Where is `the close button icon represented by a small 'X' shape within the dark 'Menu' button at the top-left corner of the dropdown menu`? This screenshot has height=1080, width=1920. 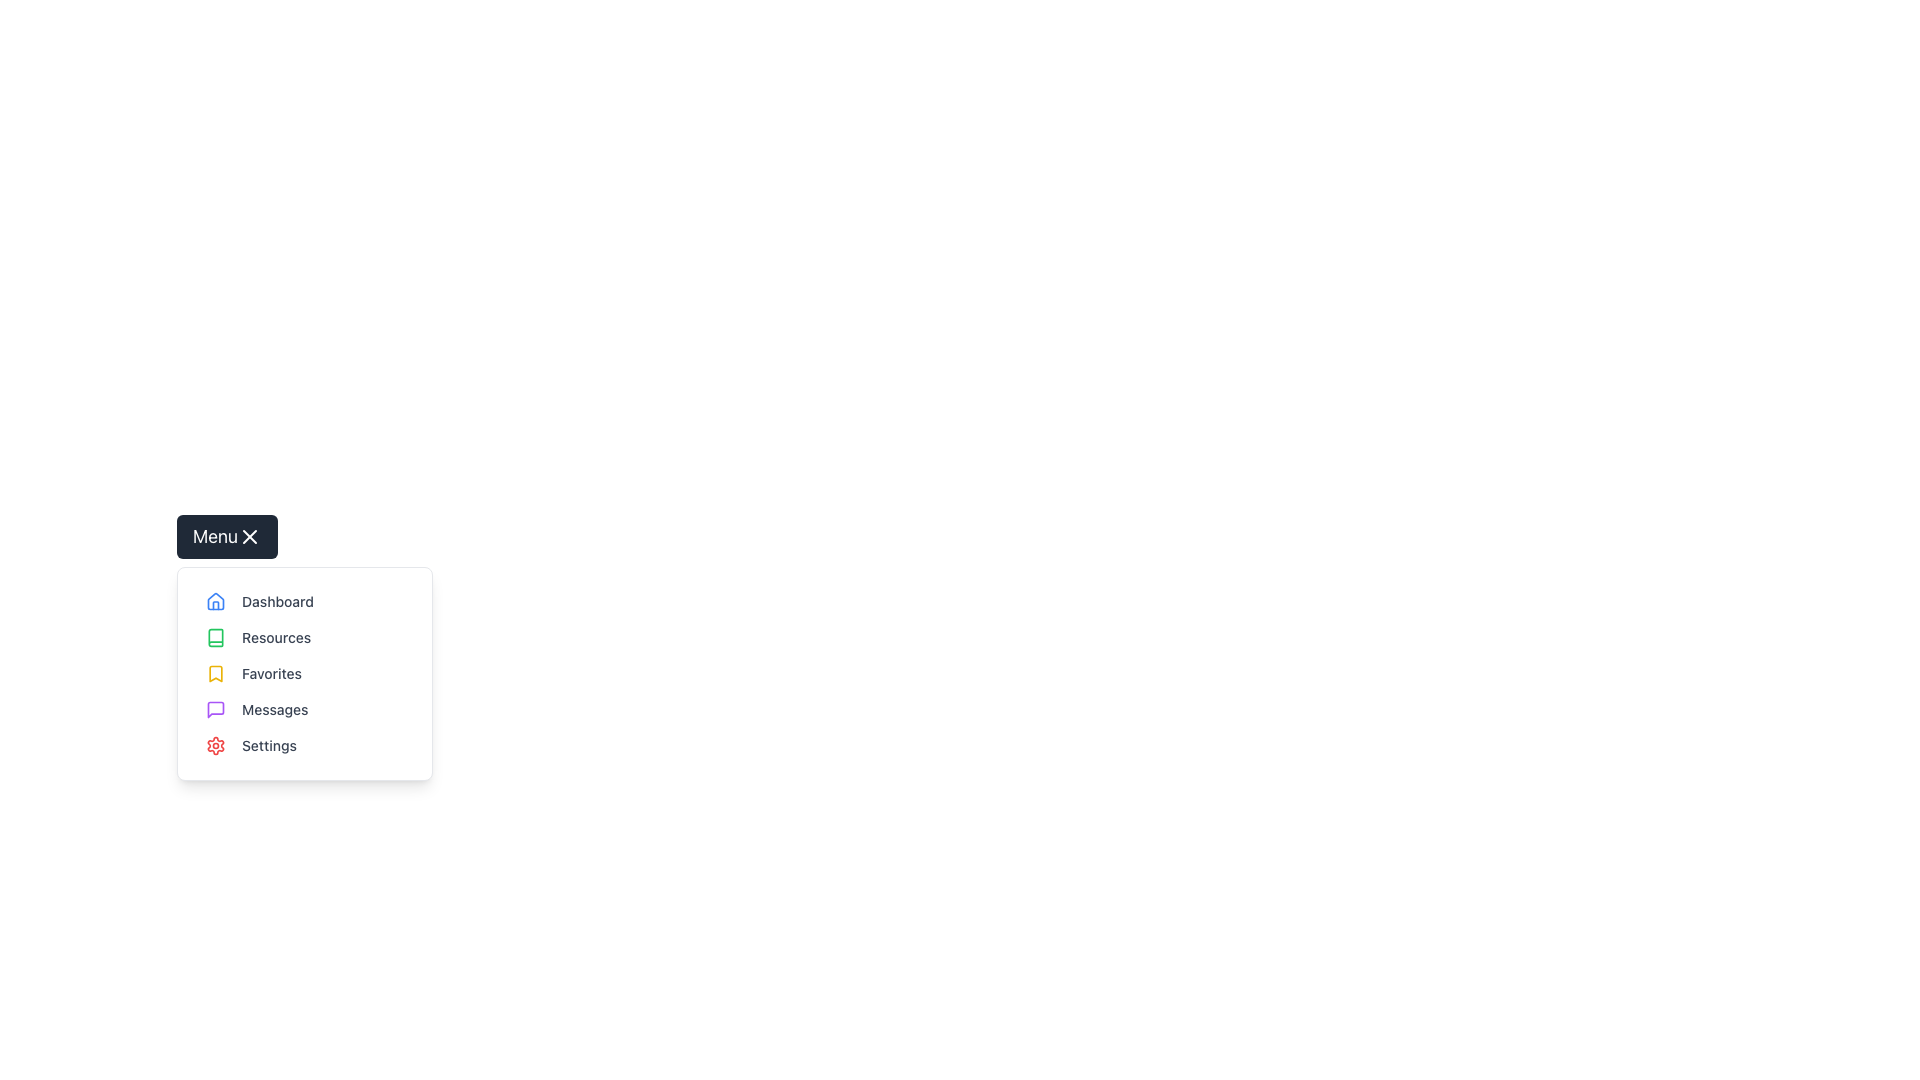 the close button icon represented by a small 'X' shape within the dark 'Menu' button at the top-left corner of the dropdown menu is located at coordinates (249, 535).